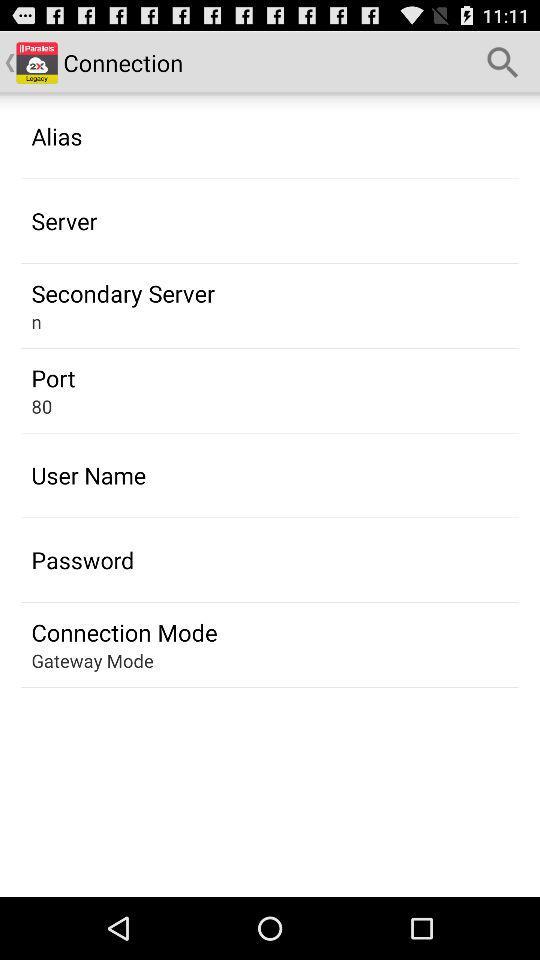 The height and width of the screenshot is (960, 540). I want to click on password icon, so click(81, 560).